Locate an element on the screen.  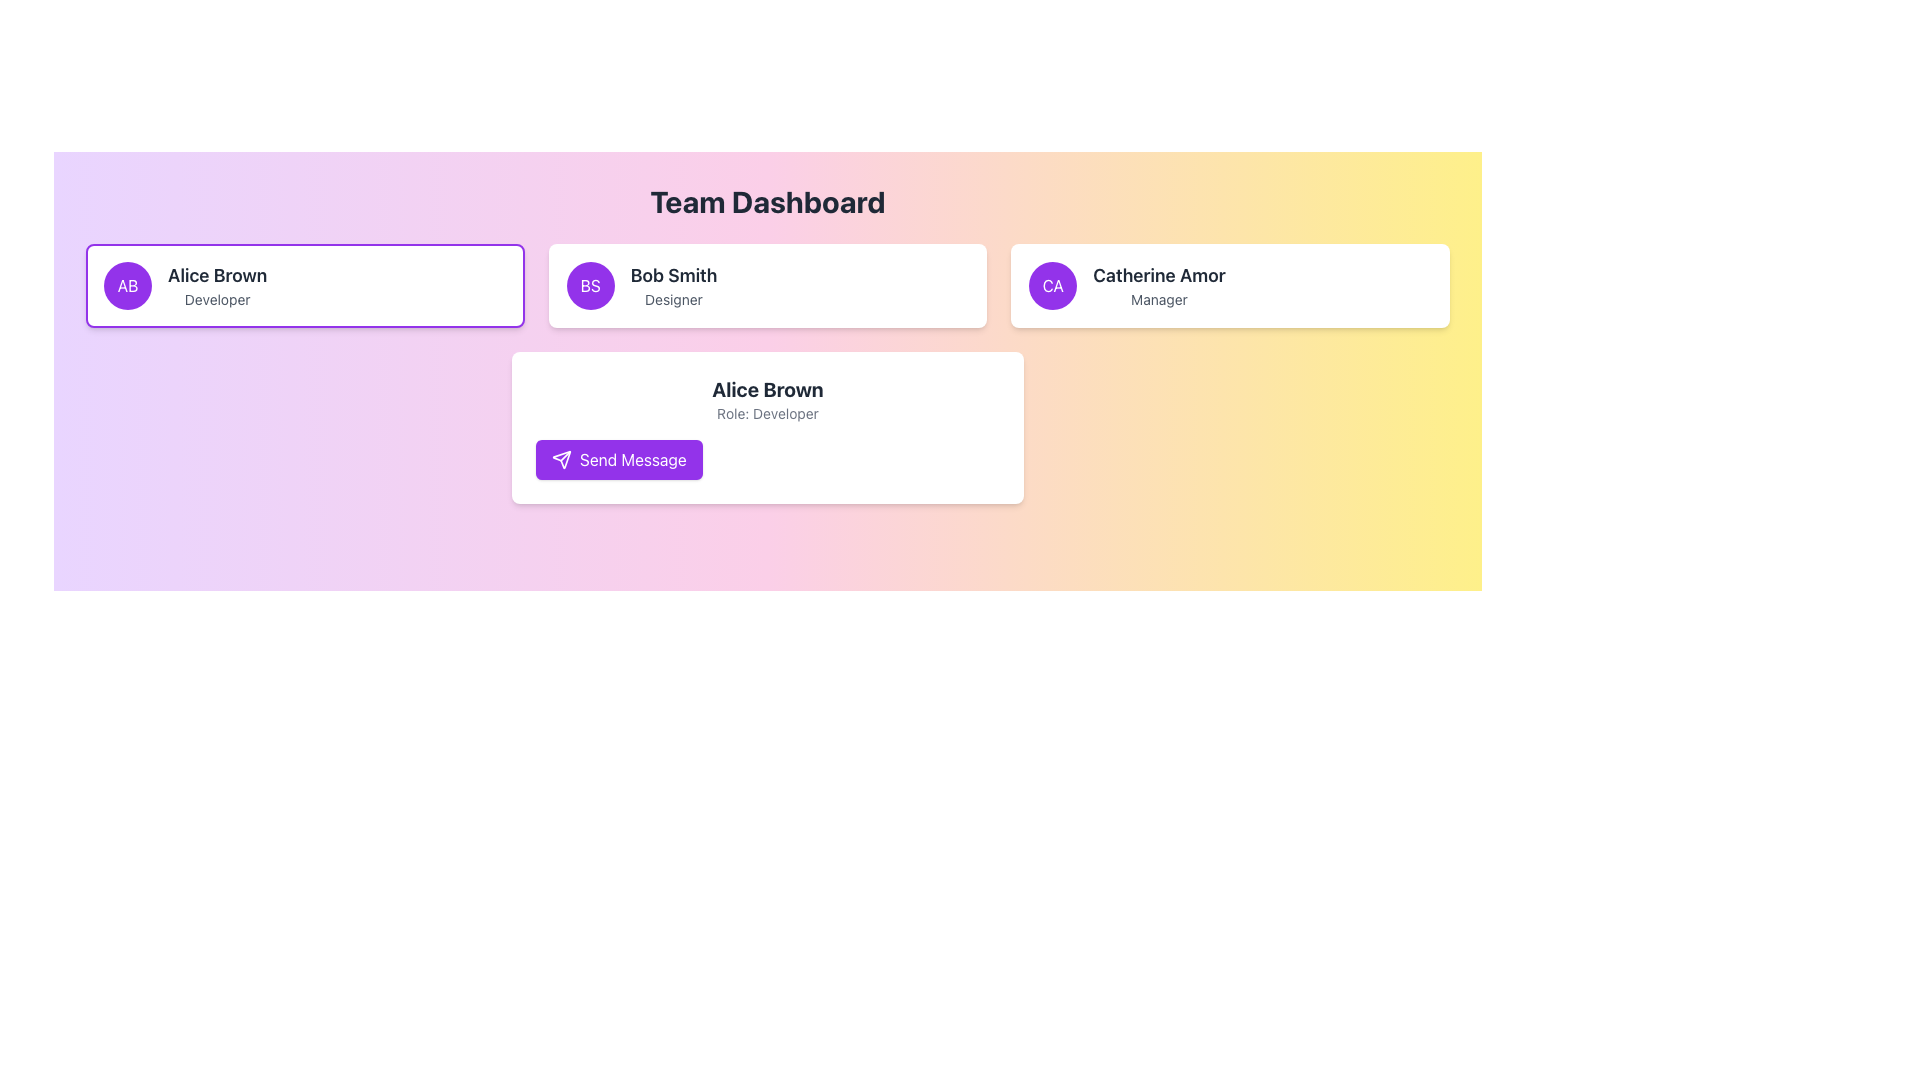
text label indicating the professional role of the individual featured in the card, located directly below 'Alice Brown' and above the 'Send Message' button is located at coordinates (767, 412).